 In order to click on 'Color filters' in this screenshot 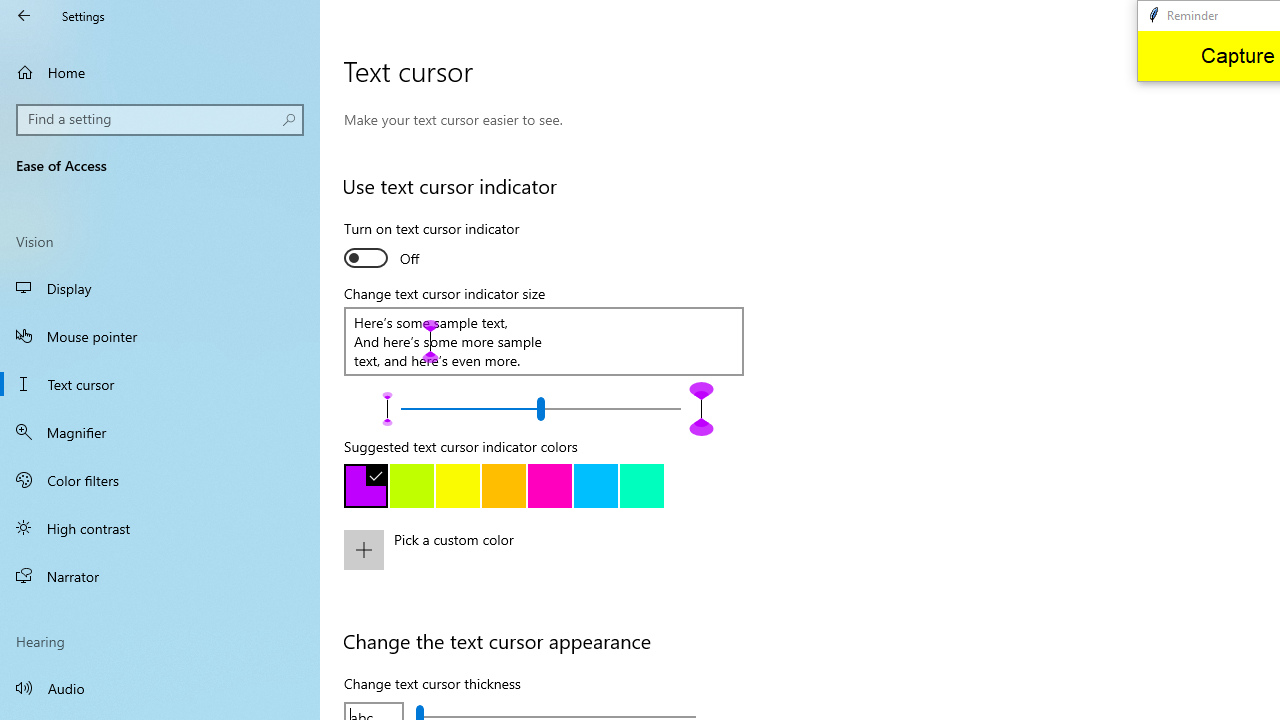, I will do `click(160, 479)`.